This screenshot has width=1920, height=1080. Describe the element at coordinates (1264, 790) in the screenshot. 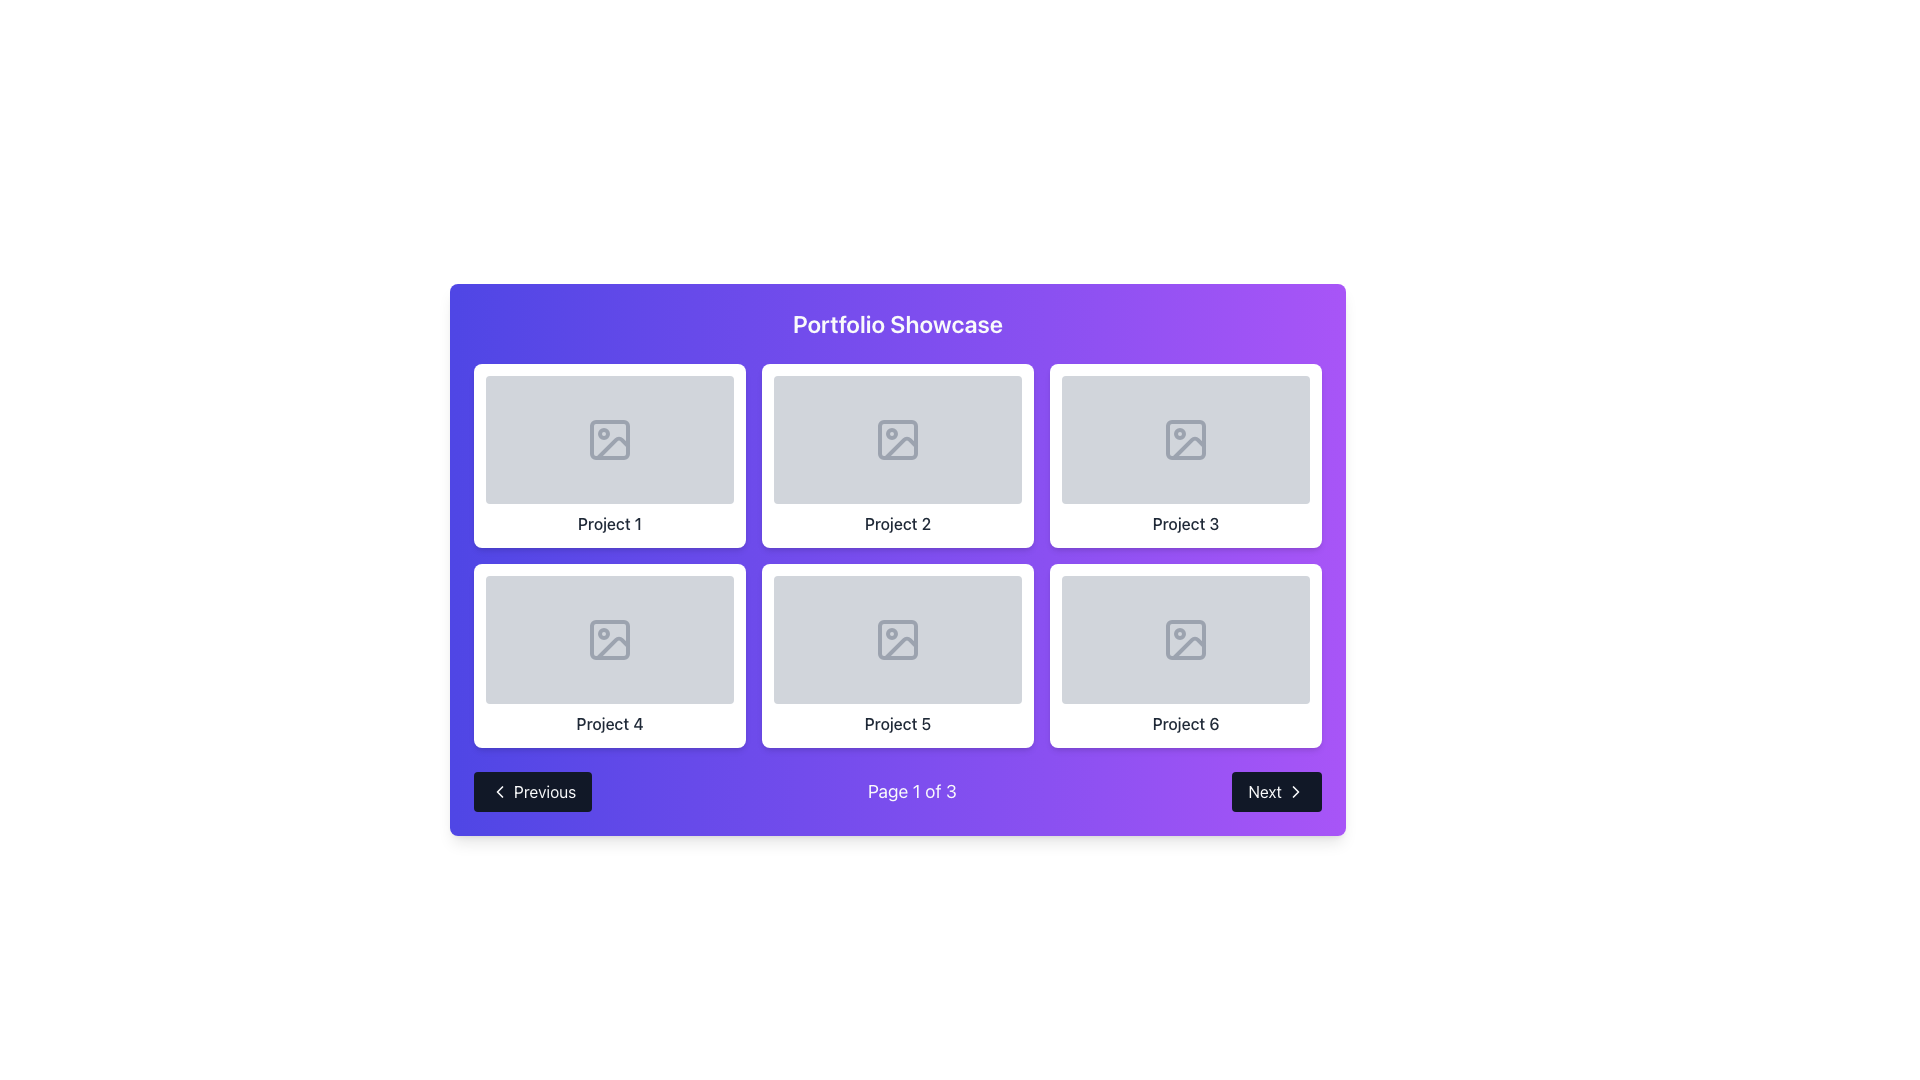

I see `the 'Next' text label, which is a bolded, white font button located in the bottom-right corner of the pagination bar` at that location.